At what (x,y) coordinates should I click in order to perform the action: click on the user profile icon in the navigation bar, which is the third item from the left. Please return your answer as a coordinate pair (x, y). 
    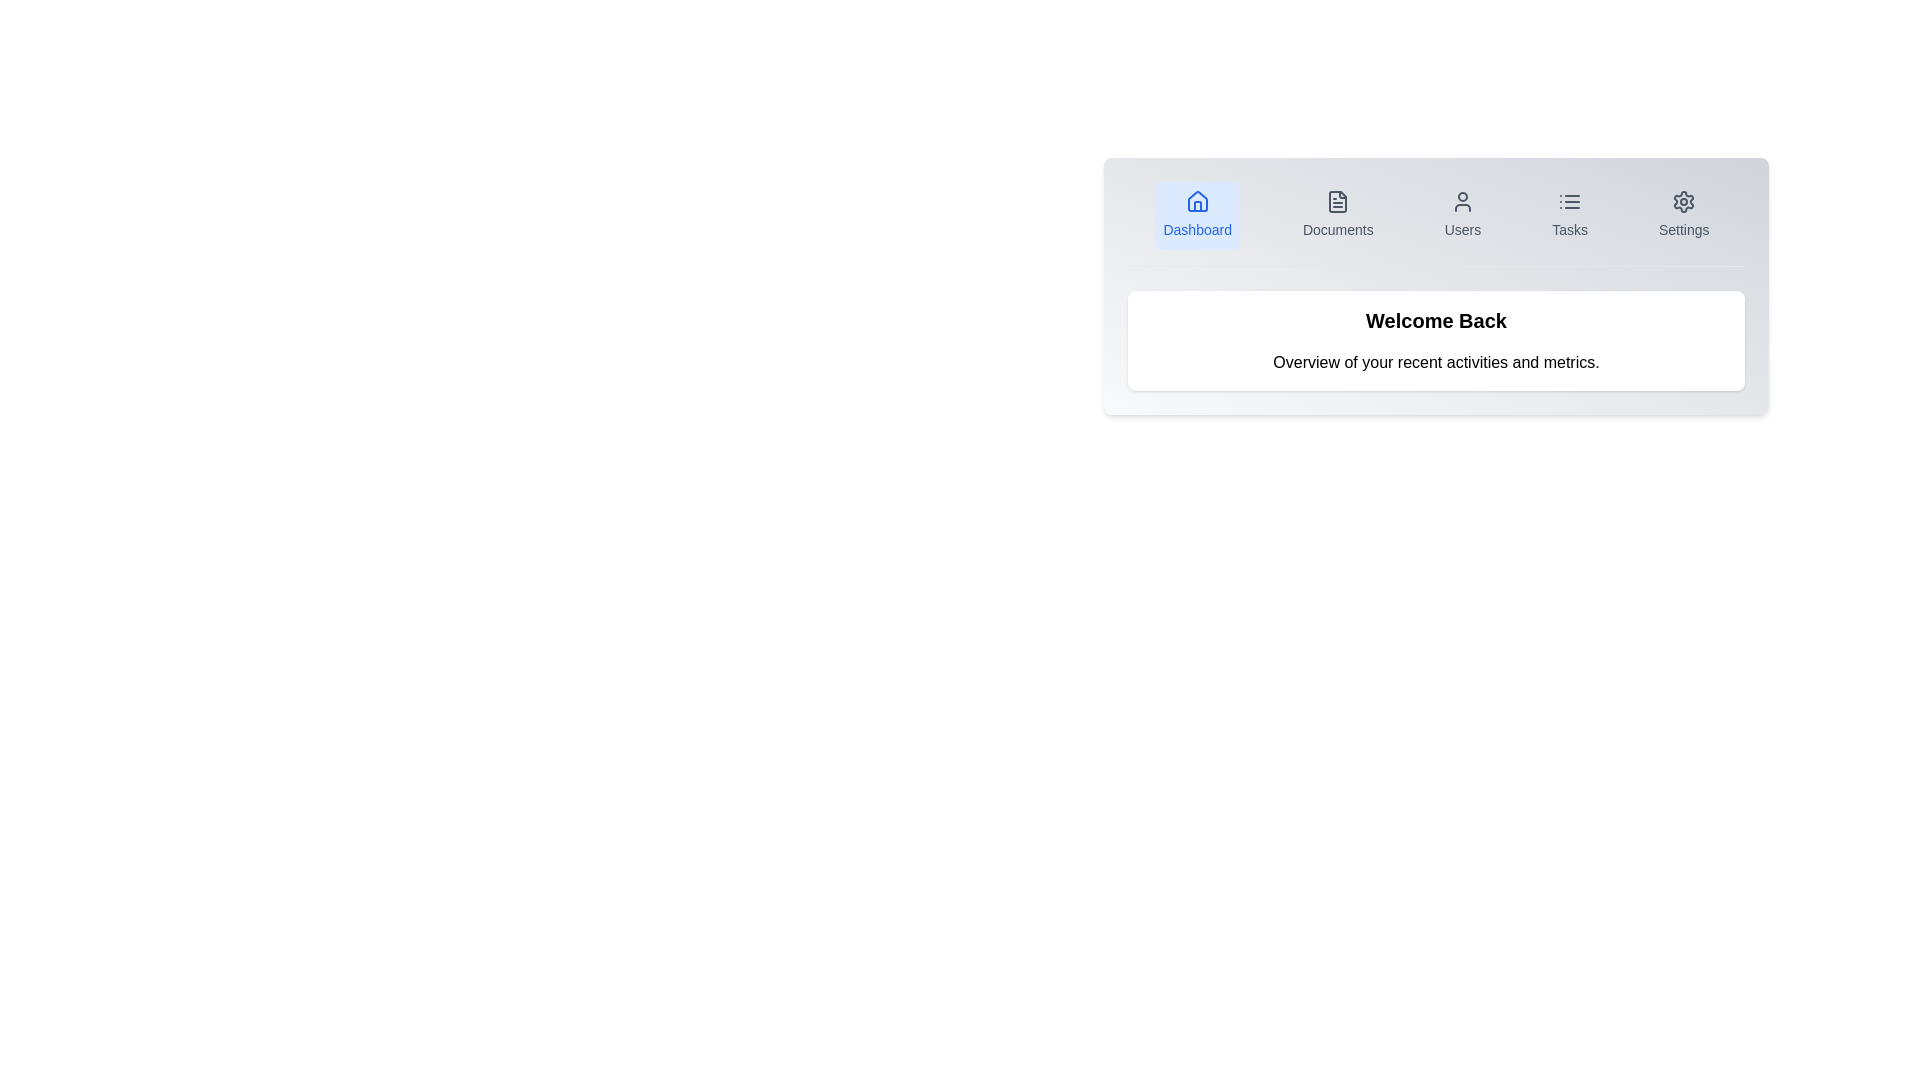
    Looking at the image, I should click on (1462, 201).